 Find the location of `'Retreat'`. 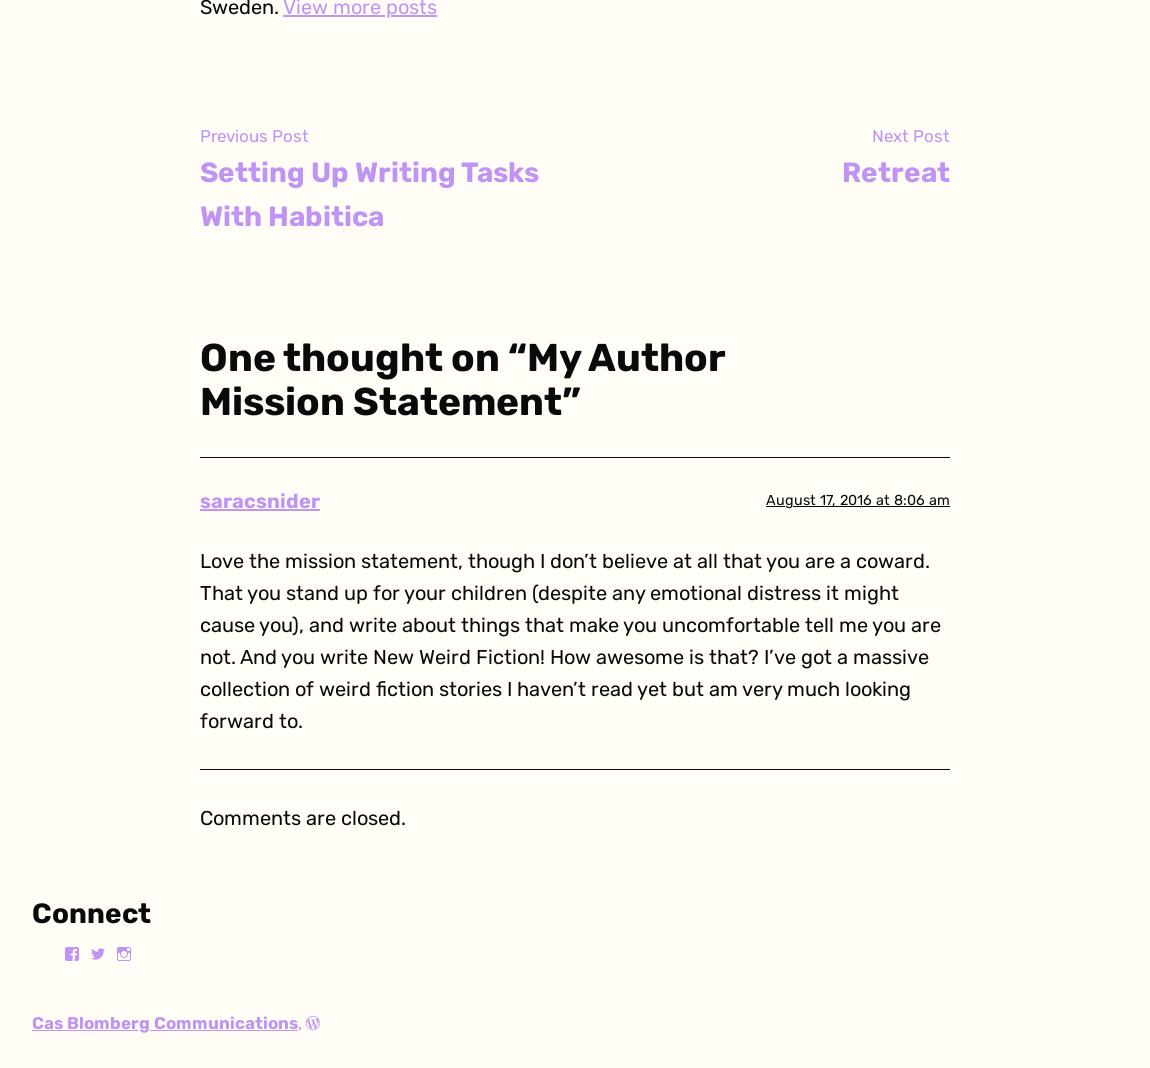

'Retreat' is located at coordinates (841, 171).